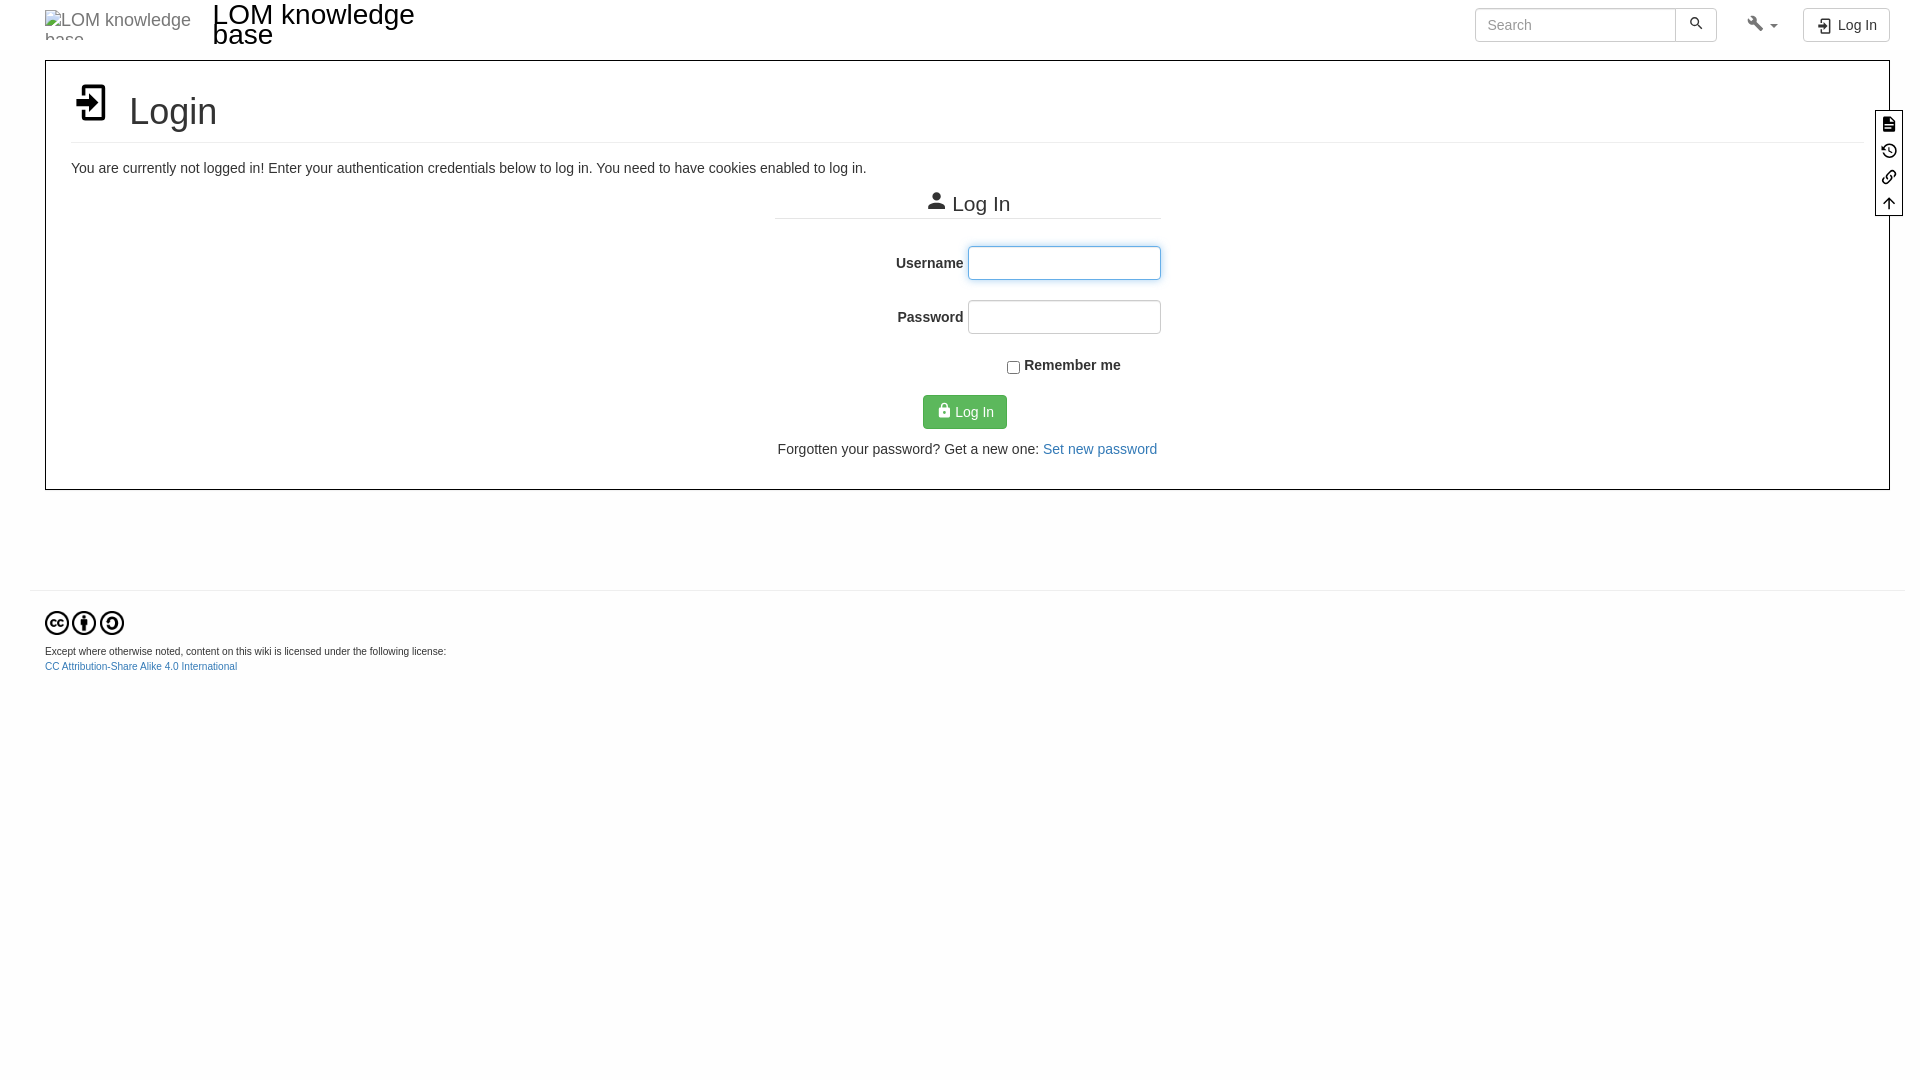 This screenshot has width=1920, height=1080. What do you see at coordinates (243, 24) in the screenshot?
I see `'LOM knowledge base'` at bounding box center [243, 24].